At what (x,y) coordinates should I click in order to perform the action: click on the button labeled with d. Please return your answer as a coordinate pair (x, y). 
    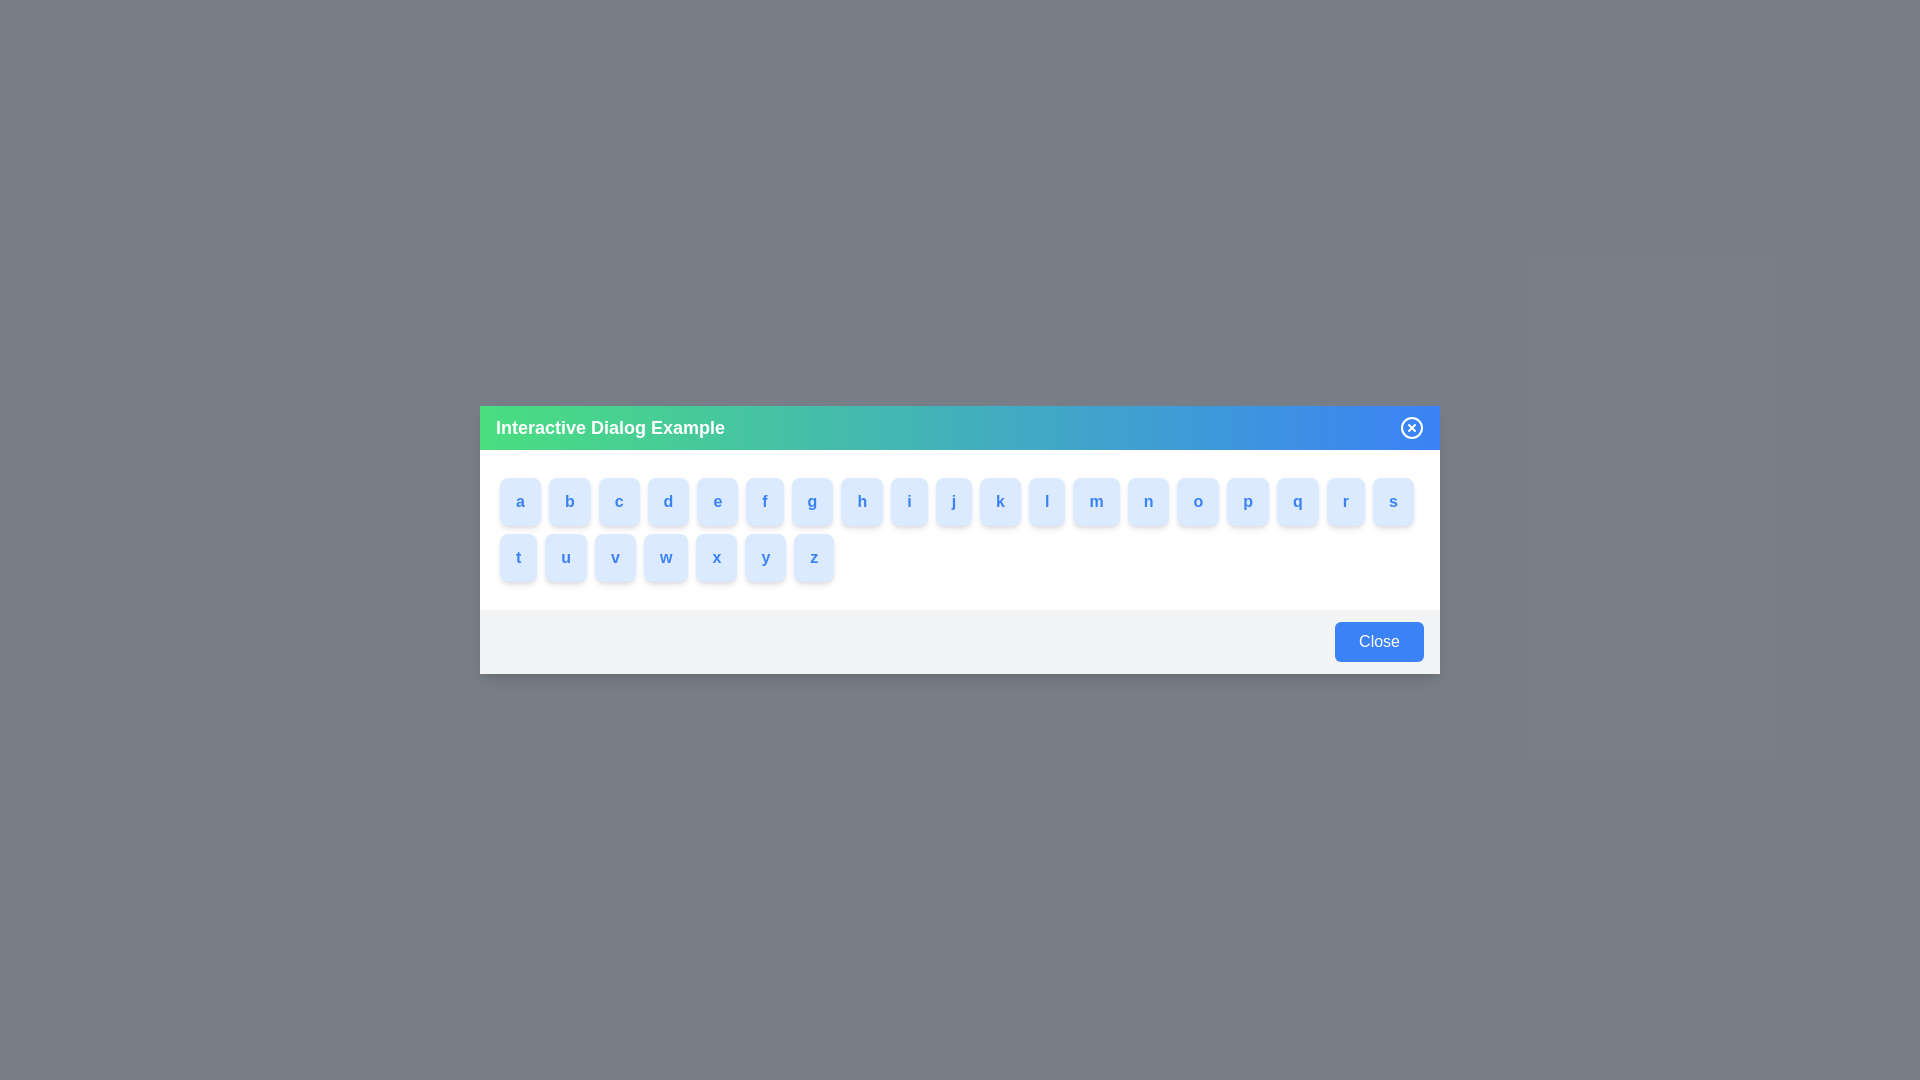
    Looking at the image, I should click on (670, 500).